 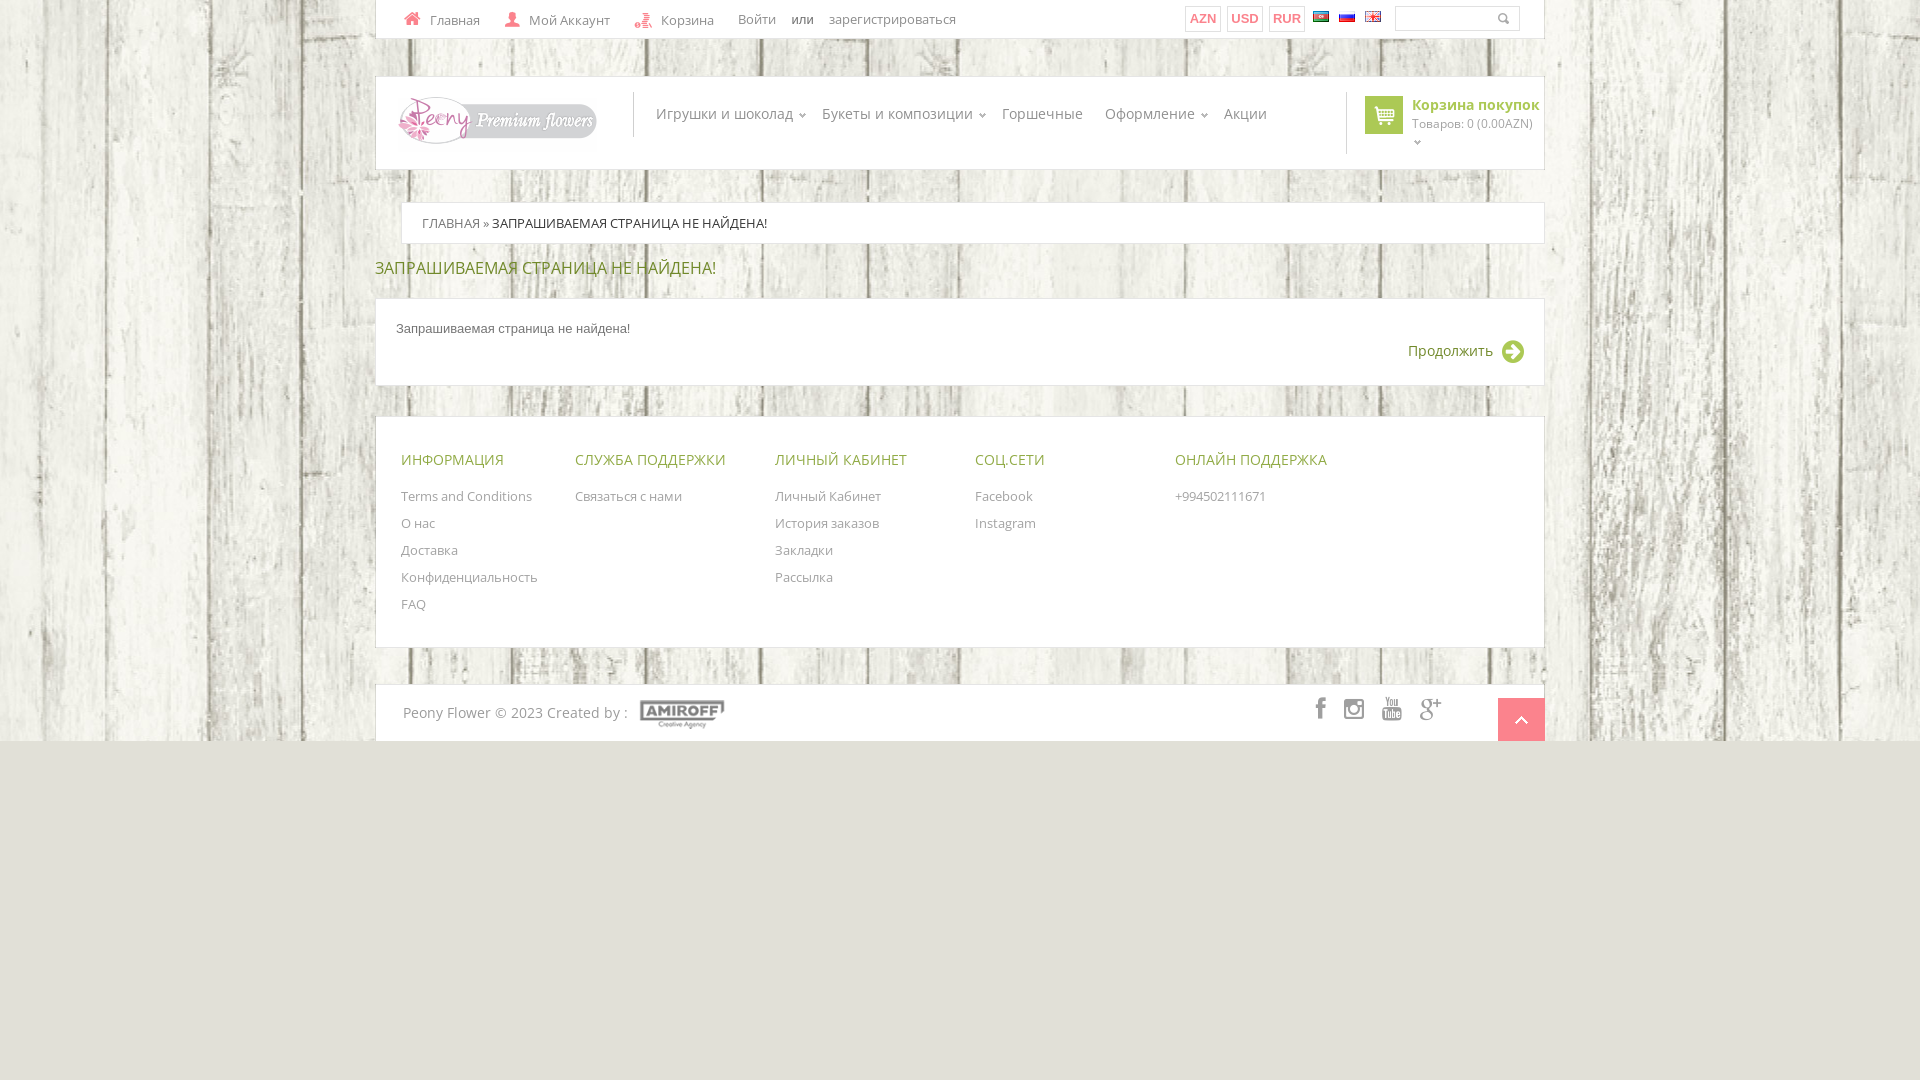 I want to click on 'RUR', so click(x=1286, y=18).